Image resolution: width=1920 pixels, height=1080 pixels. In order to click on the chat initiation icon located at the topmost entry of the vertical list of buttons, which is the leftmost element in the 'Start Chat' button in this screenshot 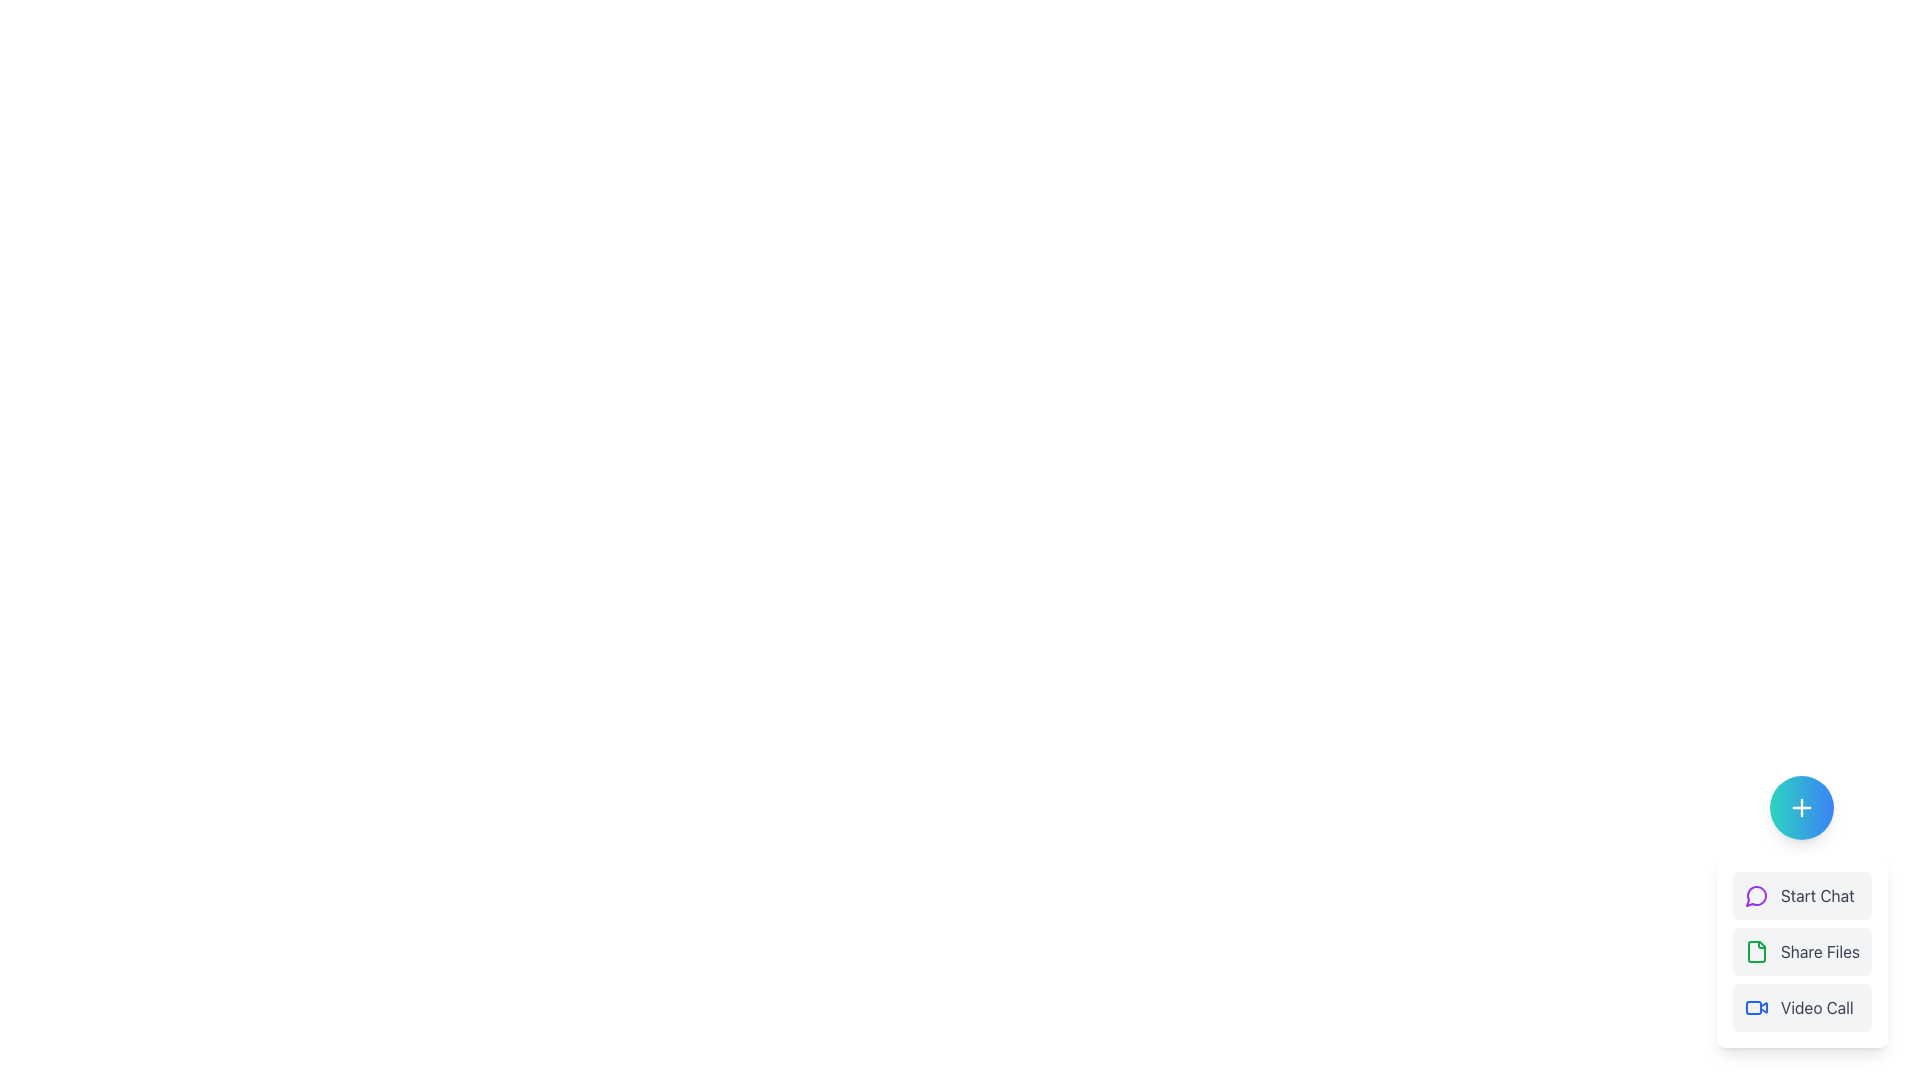, I will do `click(1755, 894)`.